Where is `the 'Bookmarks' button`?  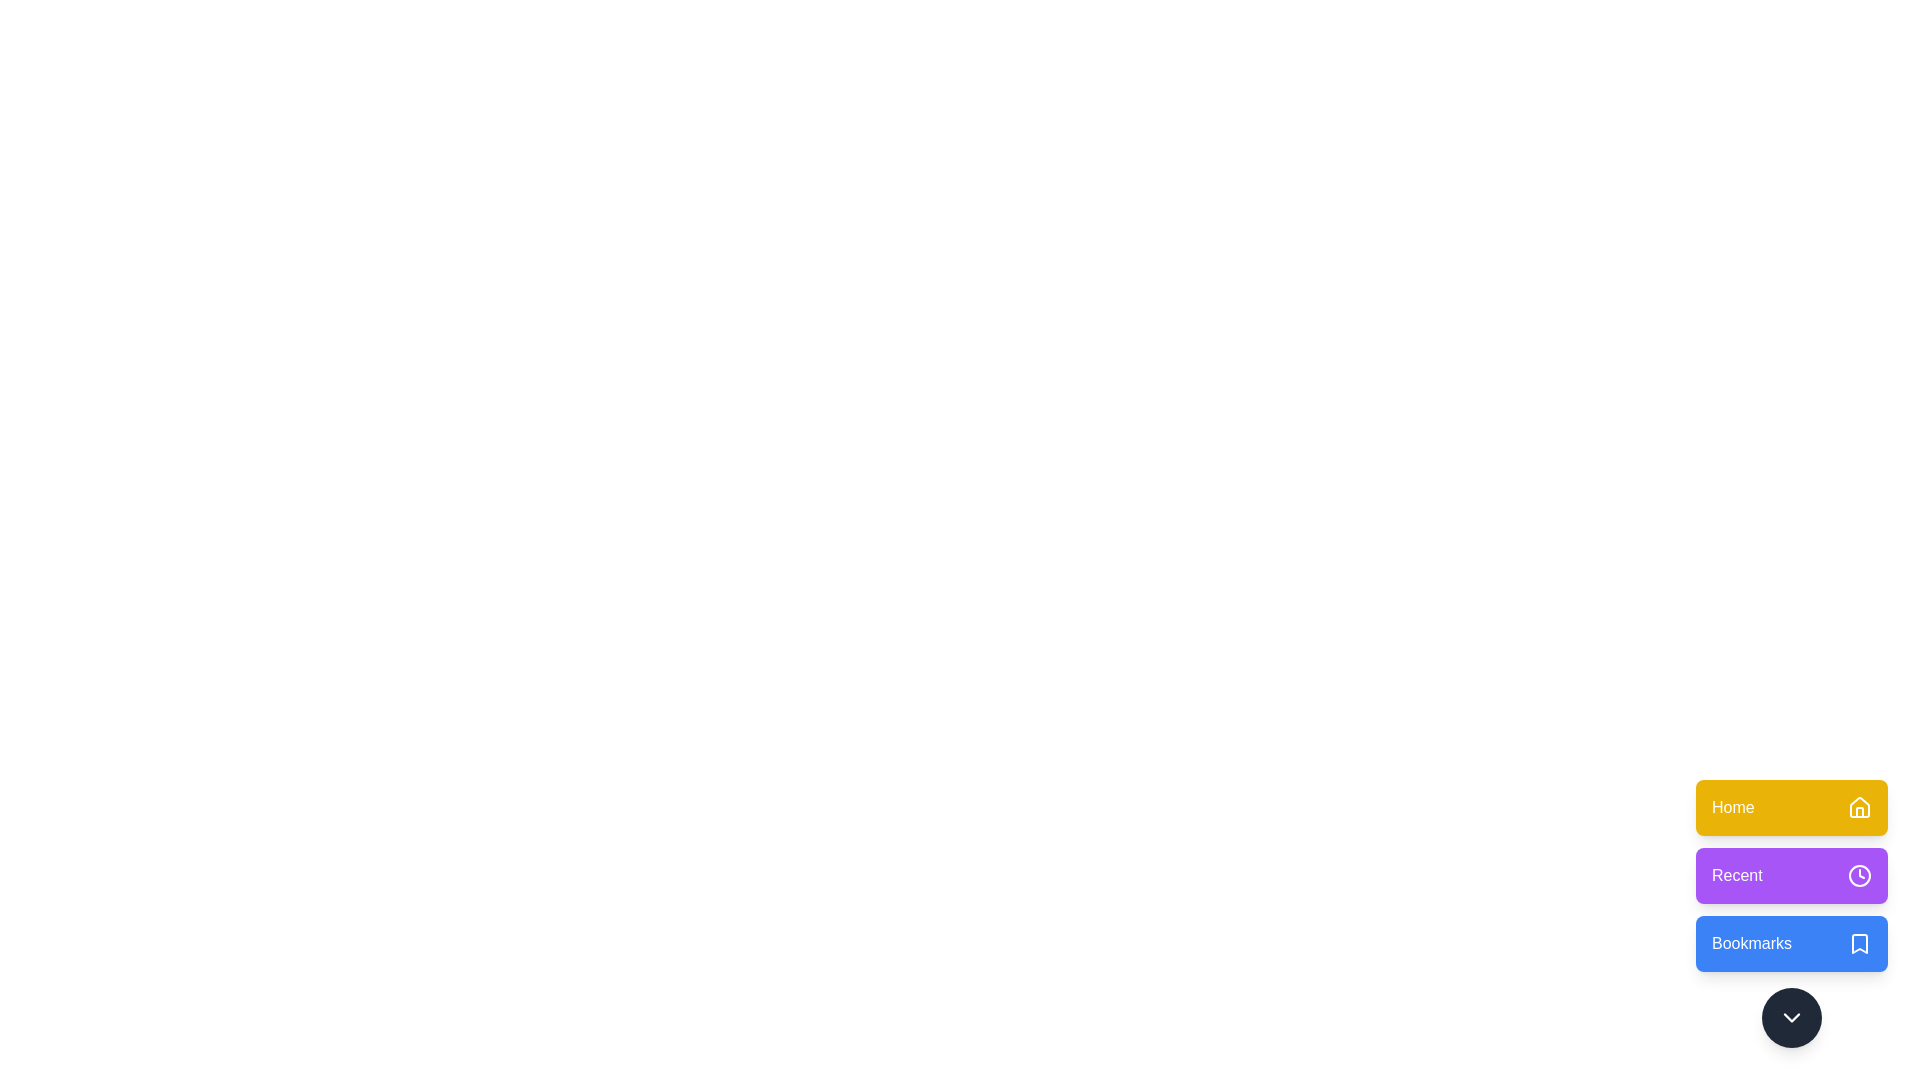
the 'Bookmarks' button is located at coordinates (1791, 944).